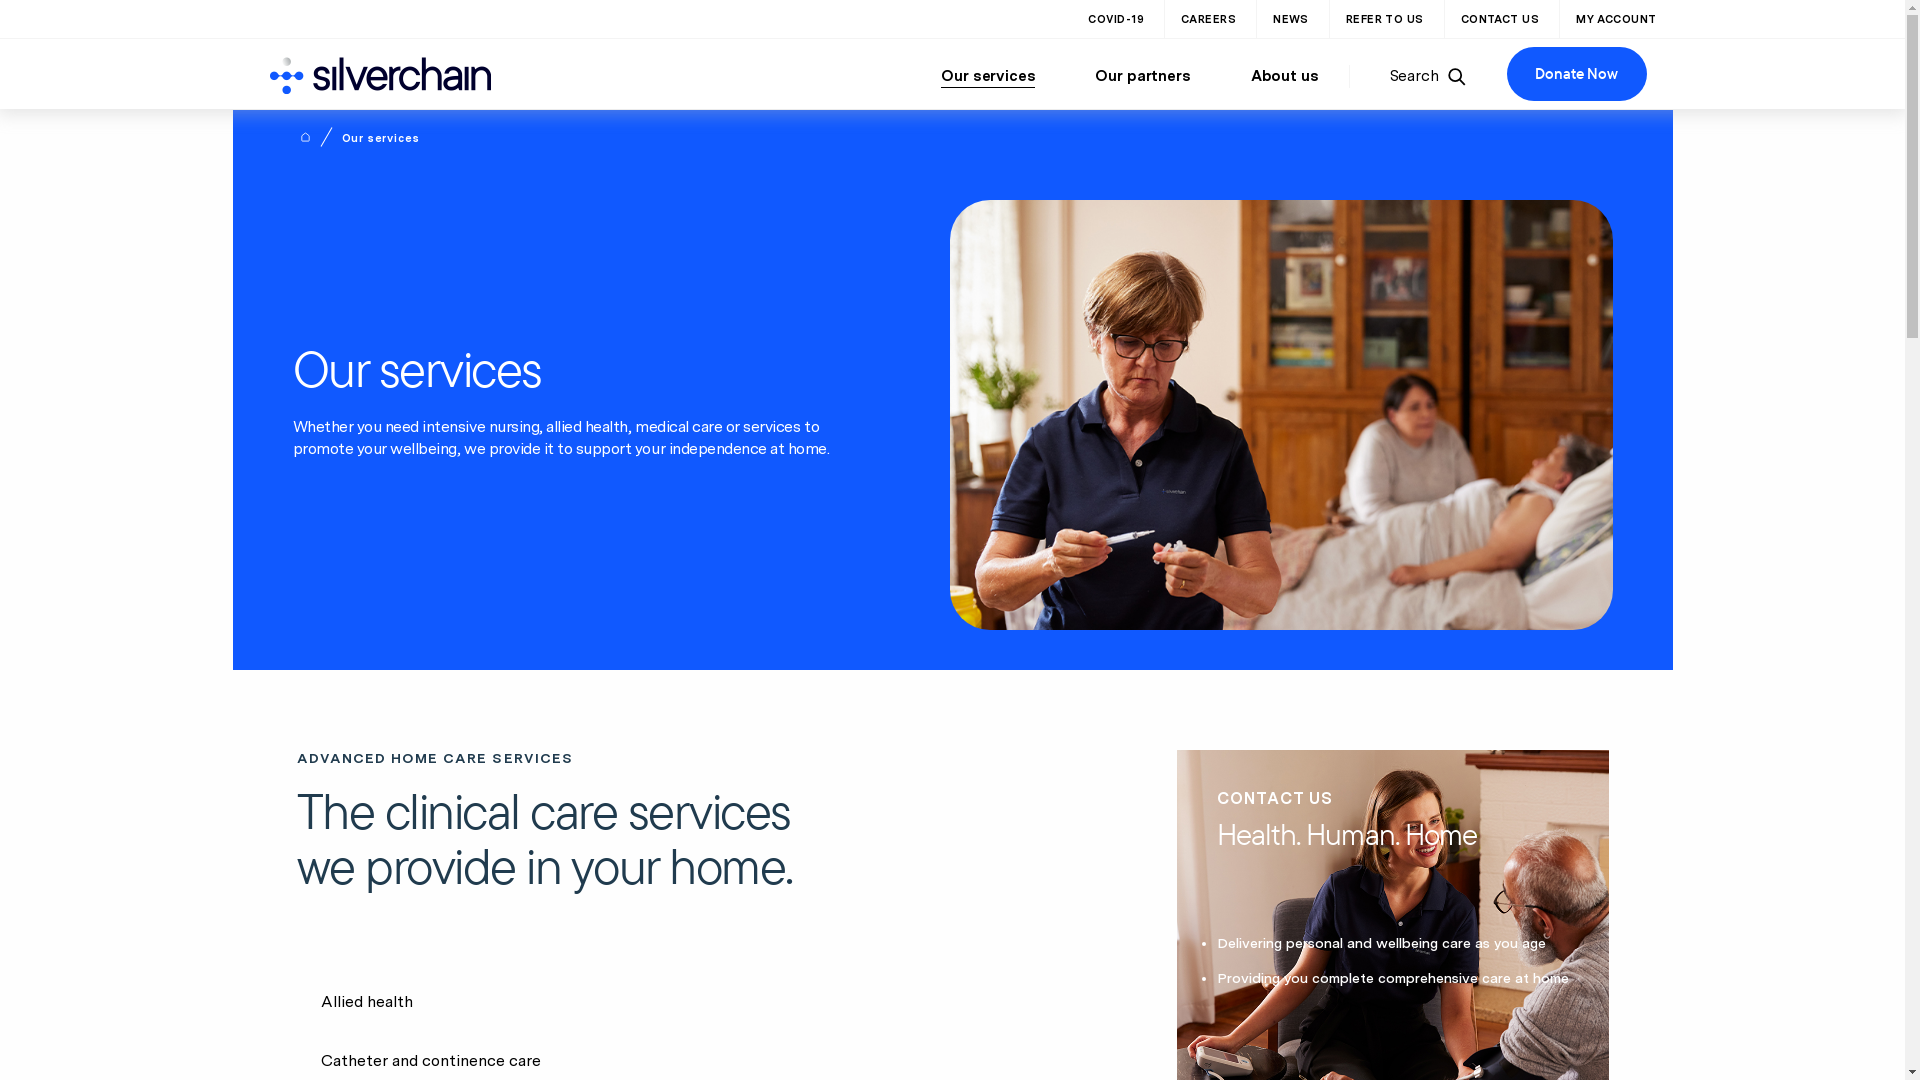 This screenshot has height=1080, width=1920. What do you see at coordinates (1384, 19) in the screenshot?
I see `'REFER TO US'` at bounding box center [1384, 19].